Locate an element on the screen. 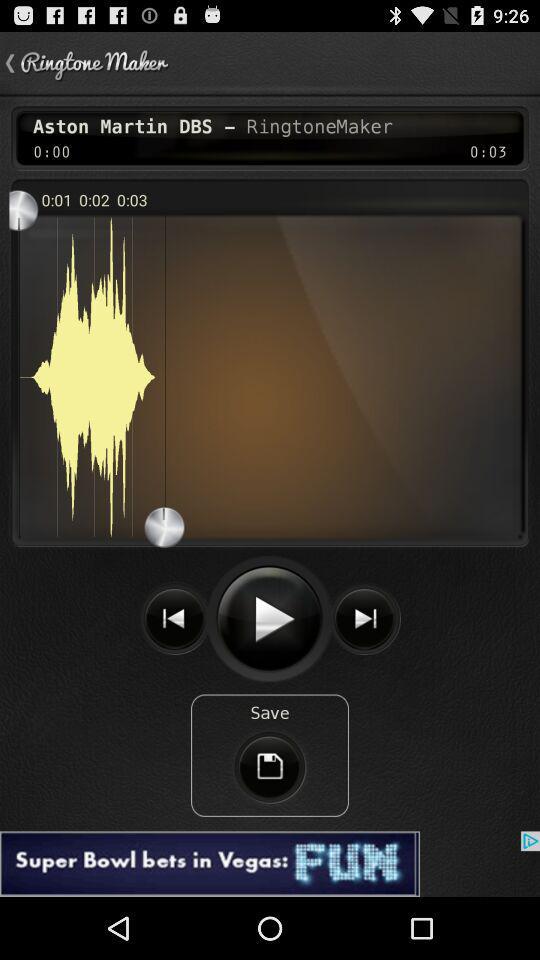 The width and height of the screenshot is (540, 960). advertising area is located at coordinates (270, 863).